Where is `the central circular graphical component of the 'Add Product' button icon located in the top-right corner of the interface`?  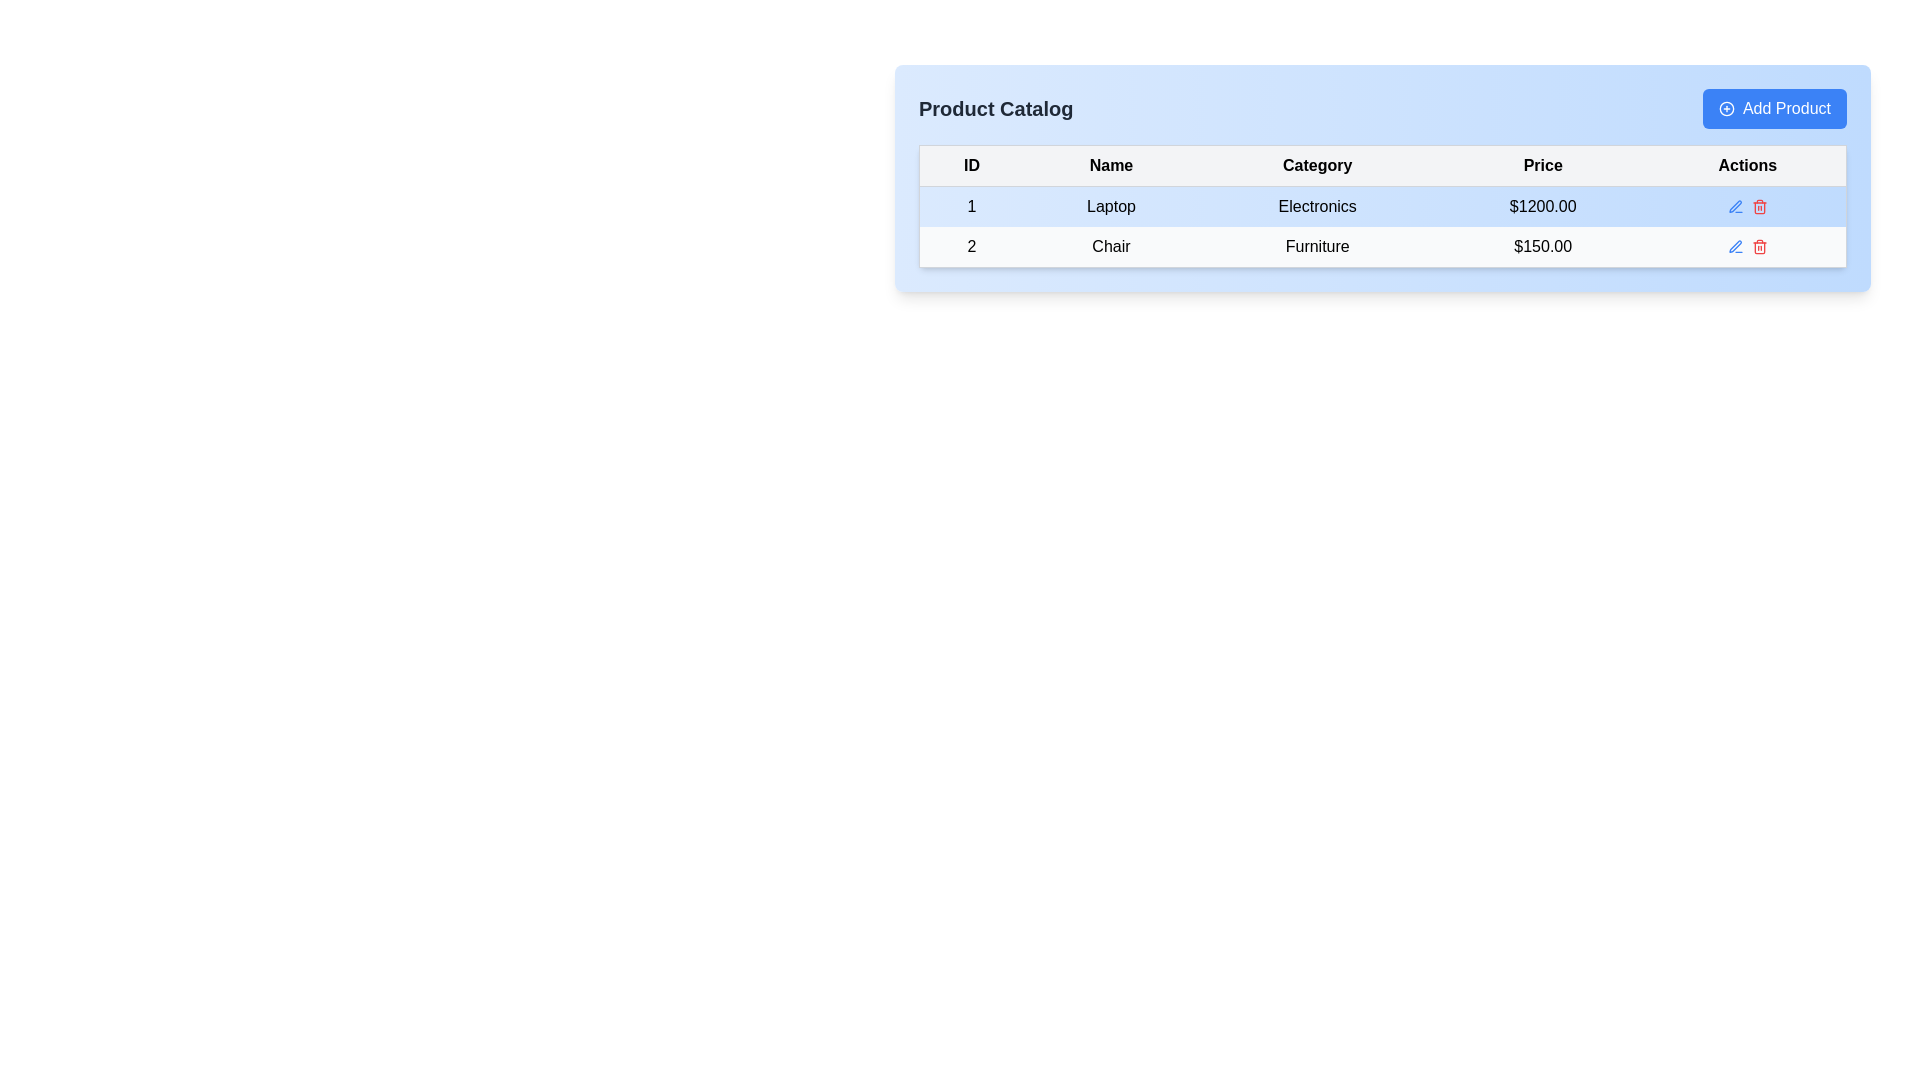 the central circular graphical component of the 'Add Product' button icon located in the top-right corner of the interface is located at coordinates (1725, 108).